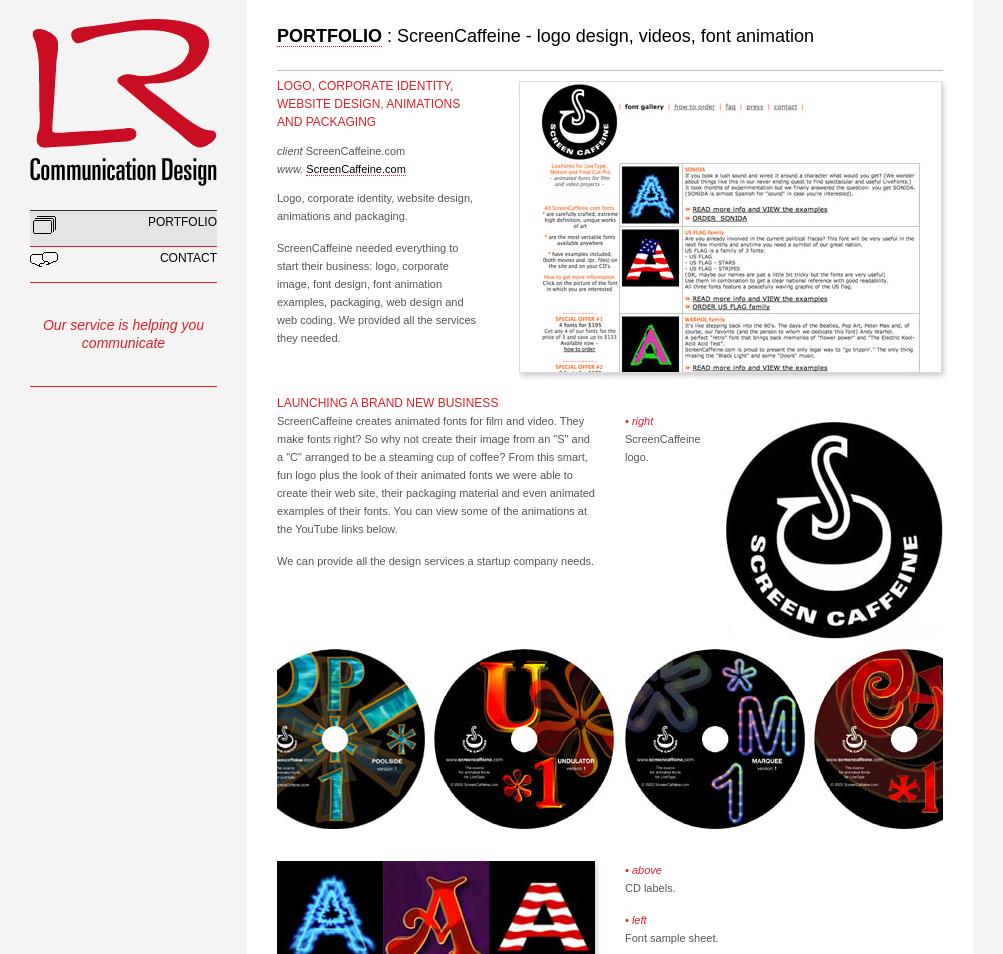  I want to click on '• left', so click(634, 918).